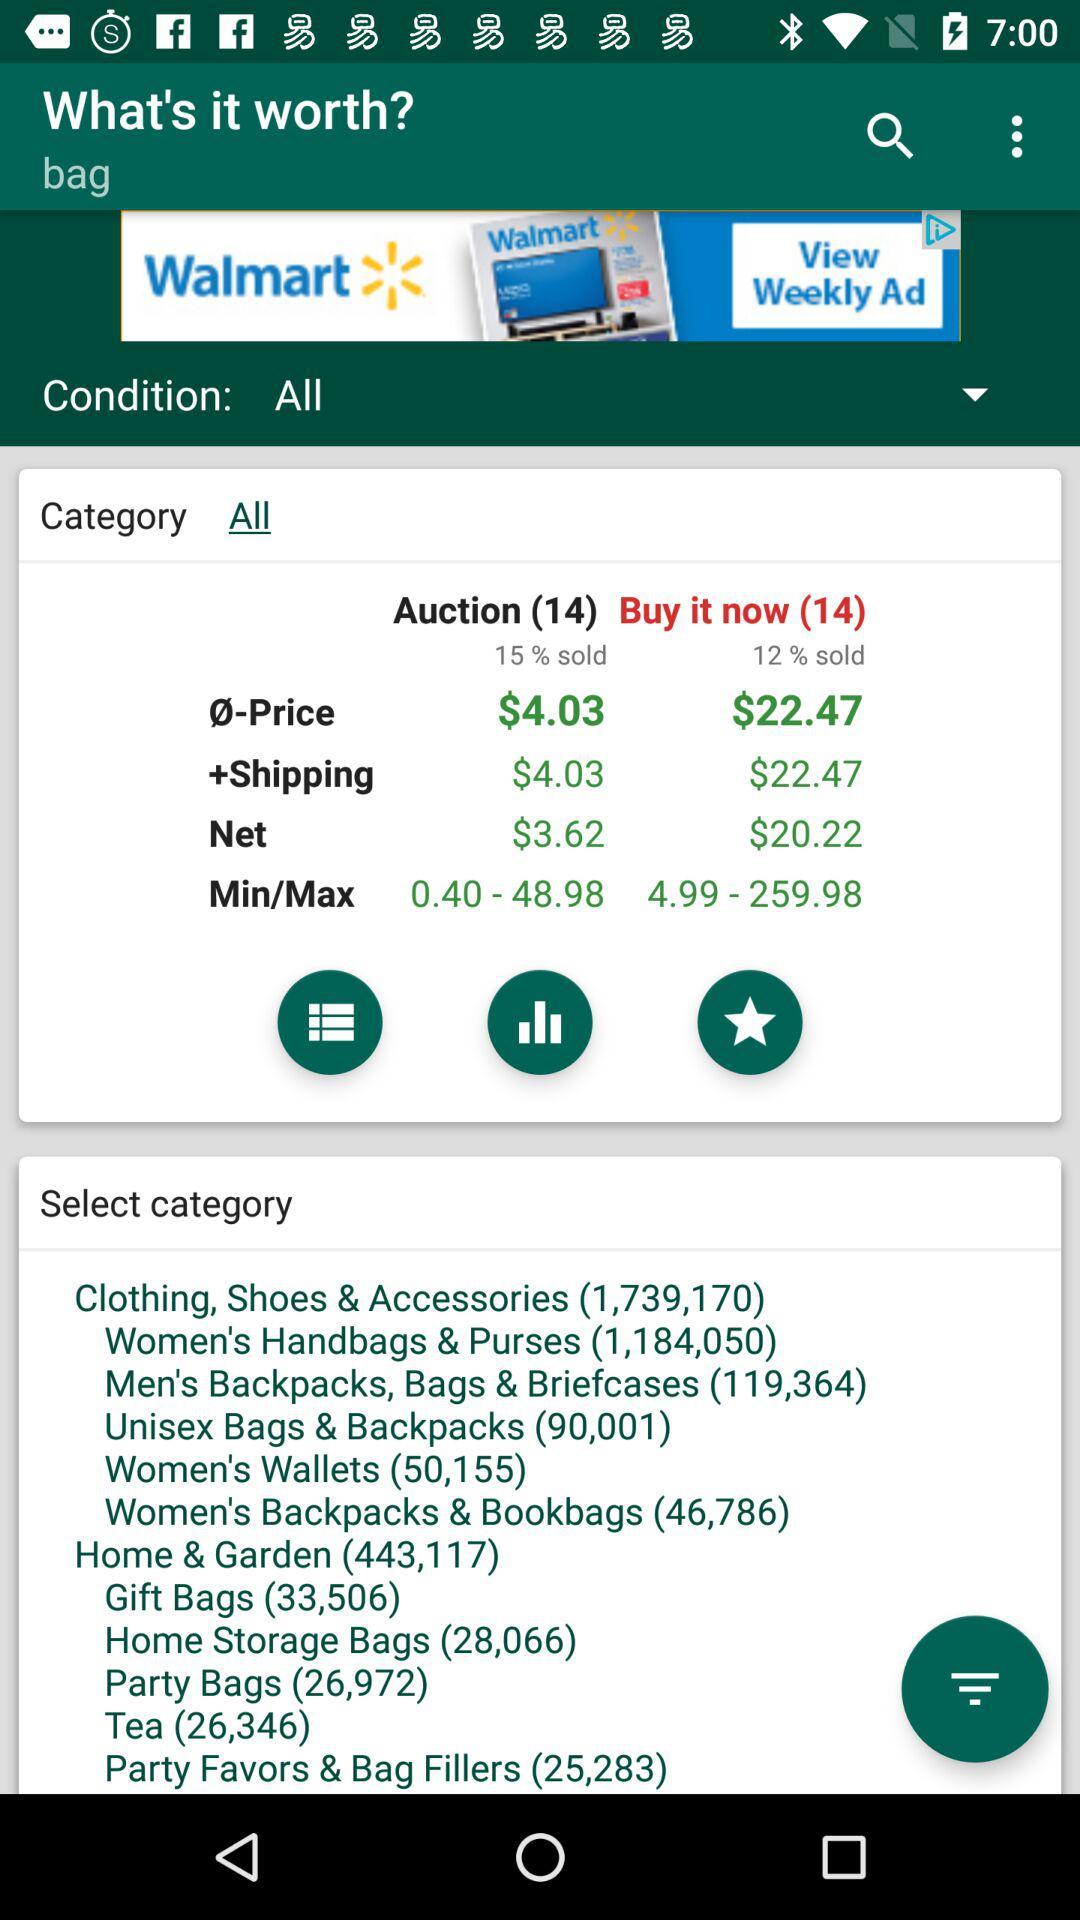  I want to click on the filter_list icon, so click(974, 1688).